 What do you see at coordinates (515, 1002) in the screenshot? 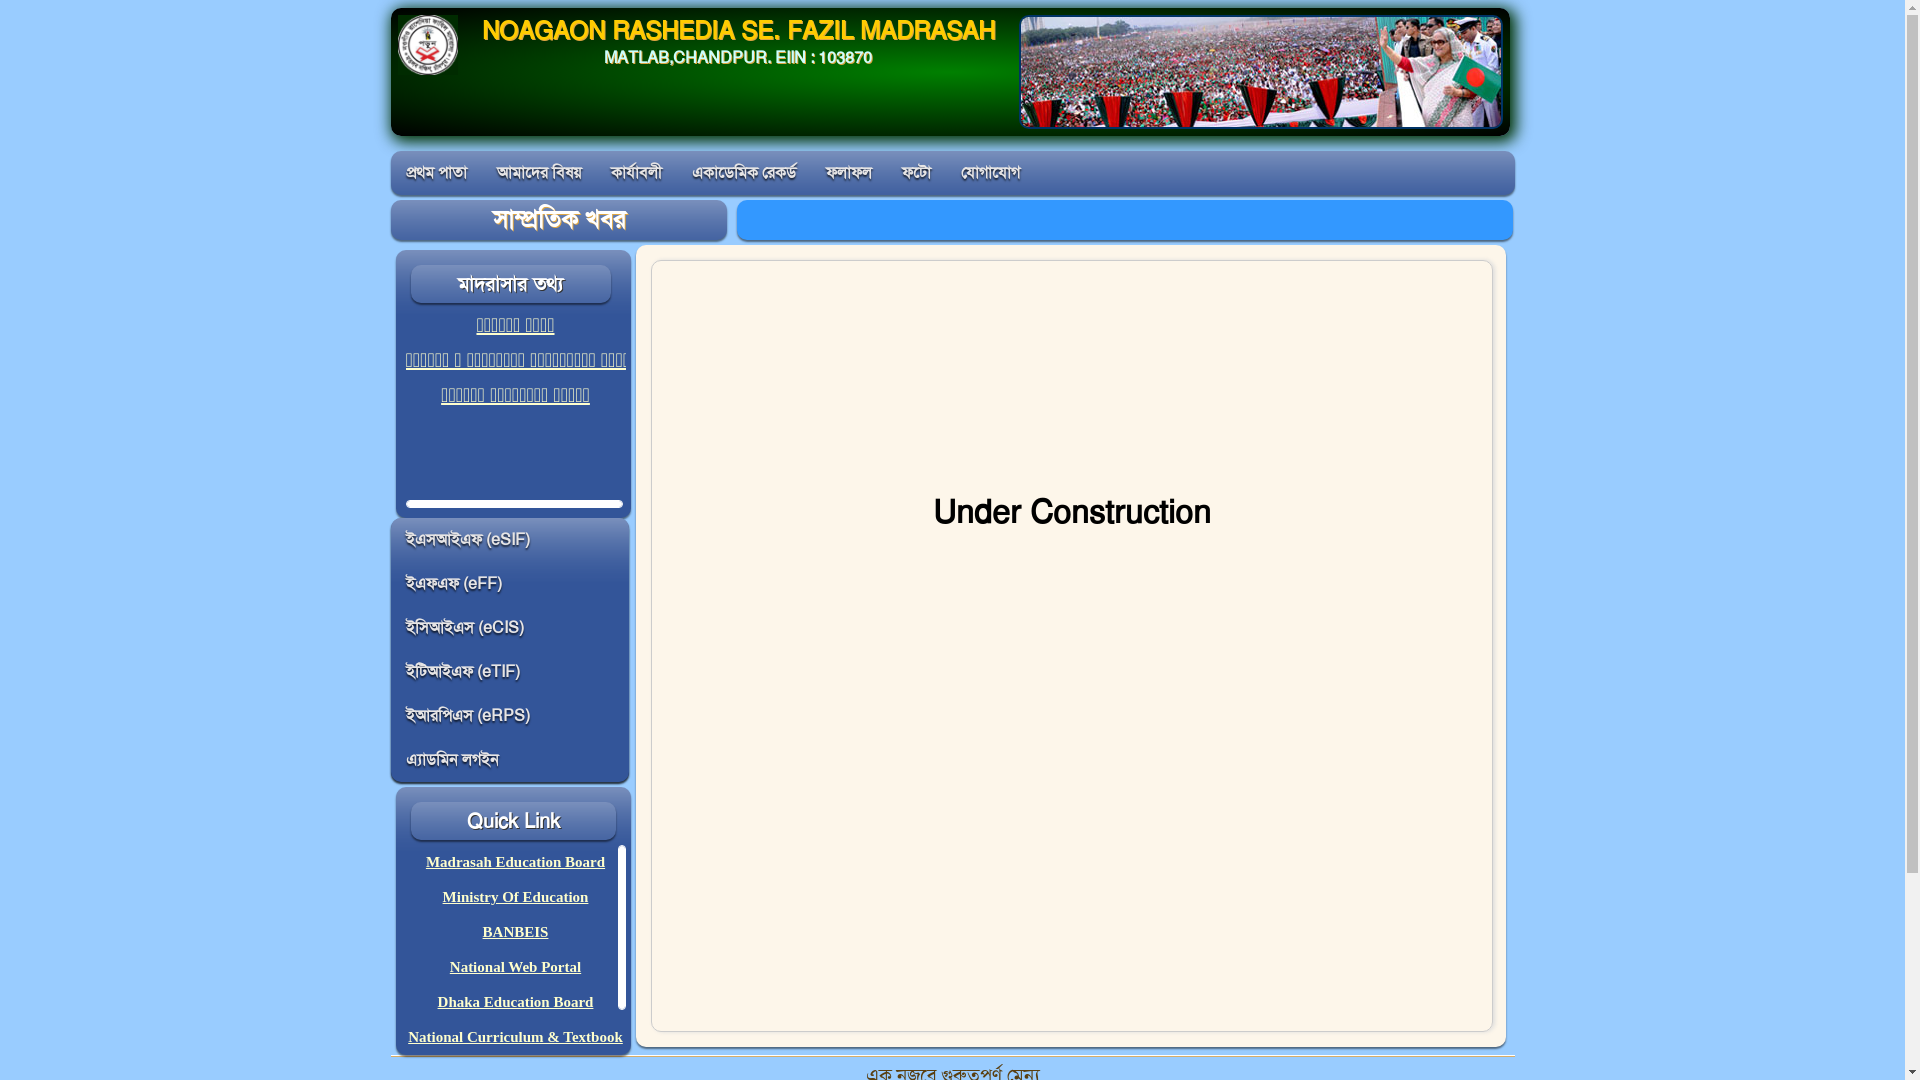
I see `'Dhaka Education Board'` at bounding box center [515, 1002].